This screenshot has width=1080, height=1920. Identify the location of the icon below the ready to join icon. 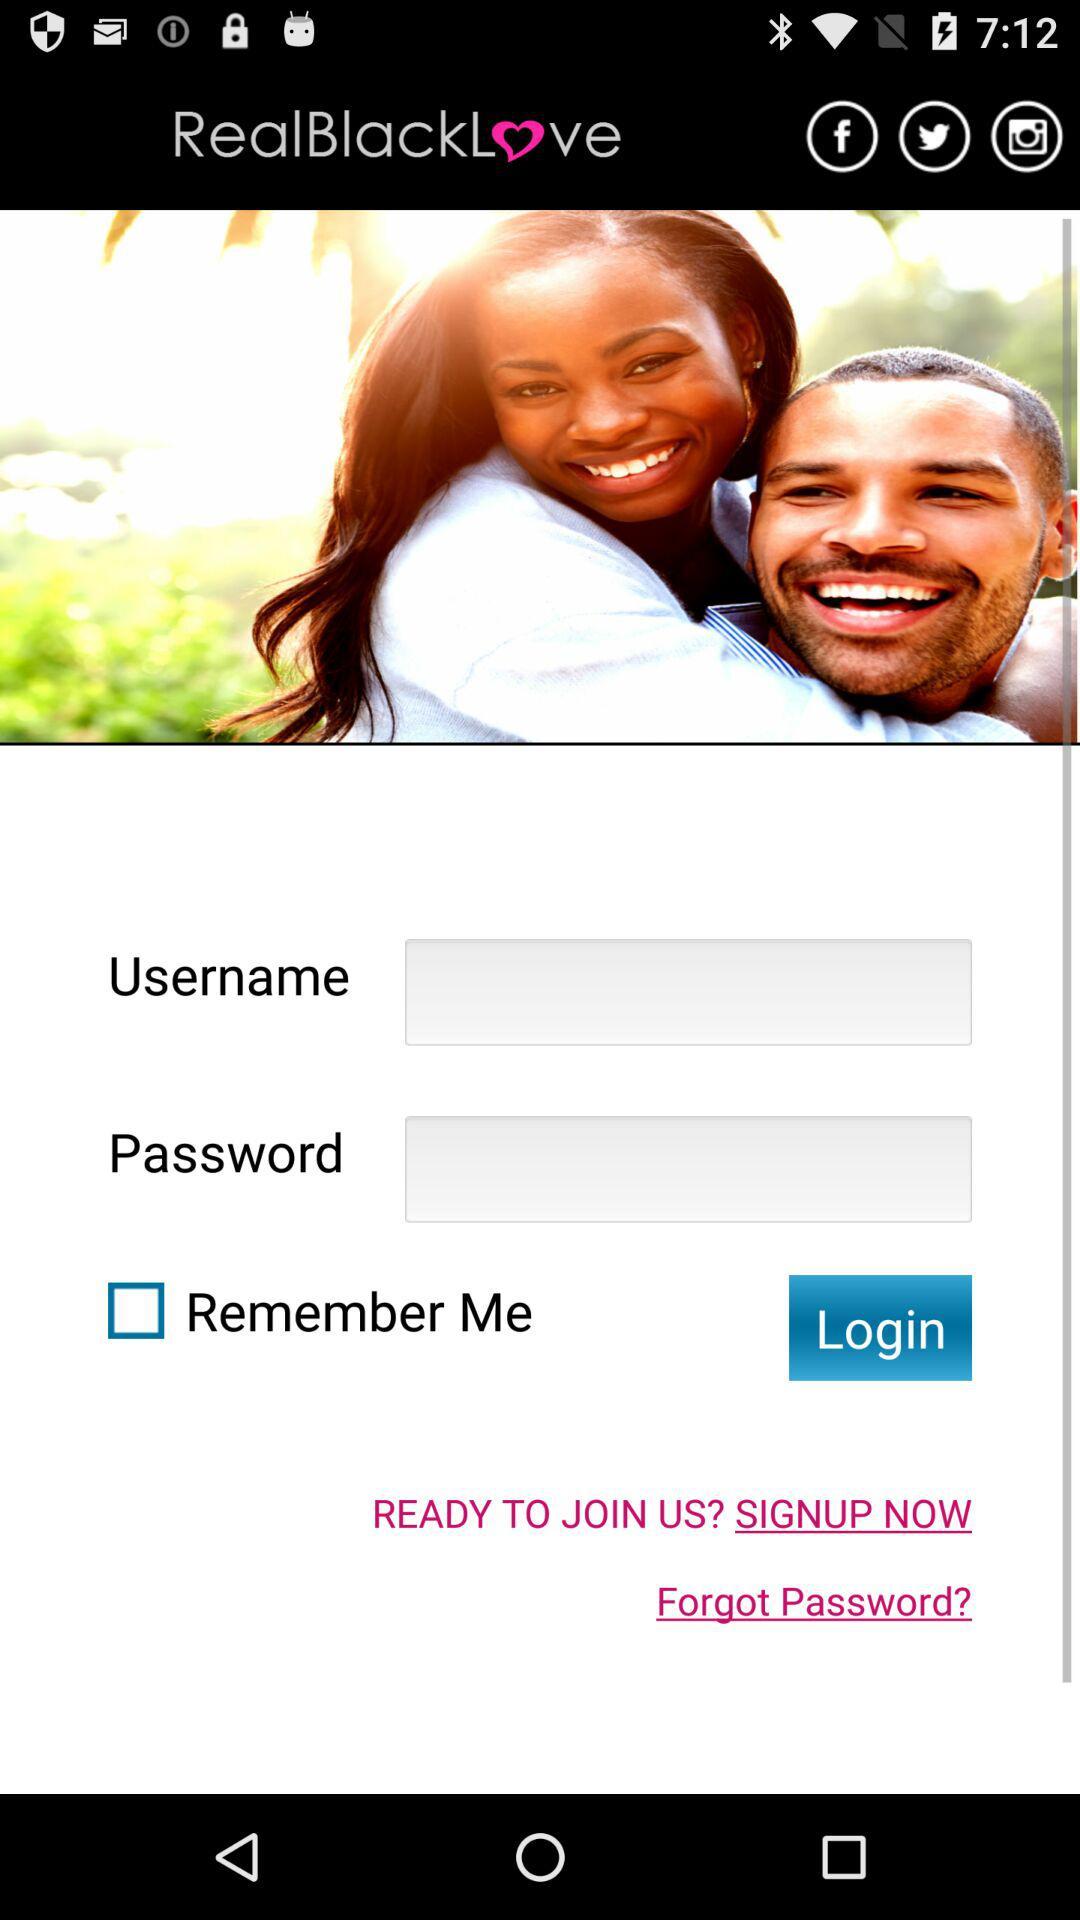
(814, 1600).